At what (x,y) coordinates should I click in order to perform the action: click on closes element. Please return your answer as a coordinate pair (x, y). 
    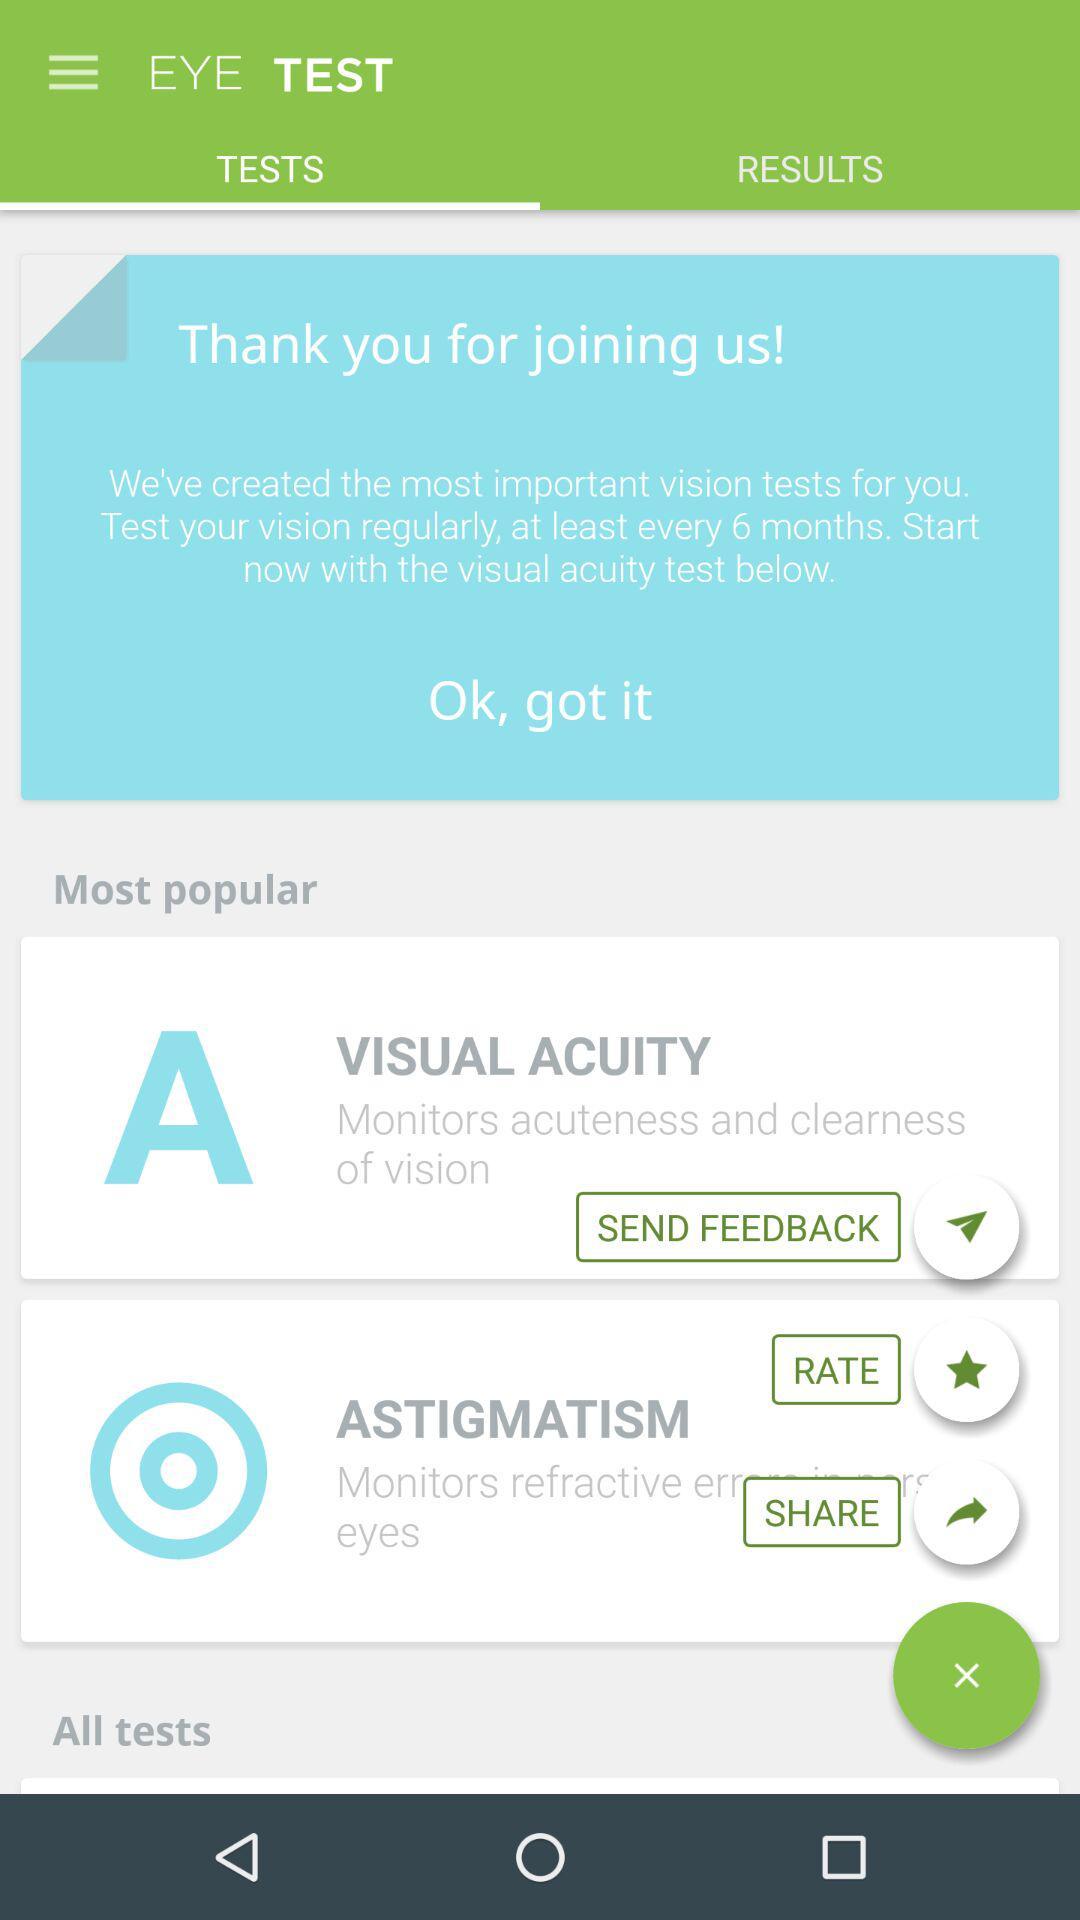
    Looking at the image, I should click on (965, 1675).